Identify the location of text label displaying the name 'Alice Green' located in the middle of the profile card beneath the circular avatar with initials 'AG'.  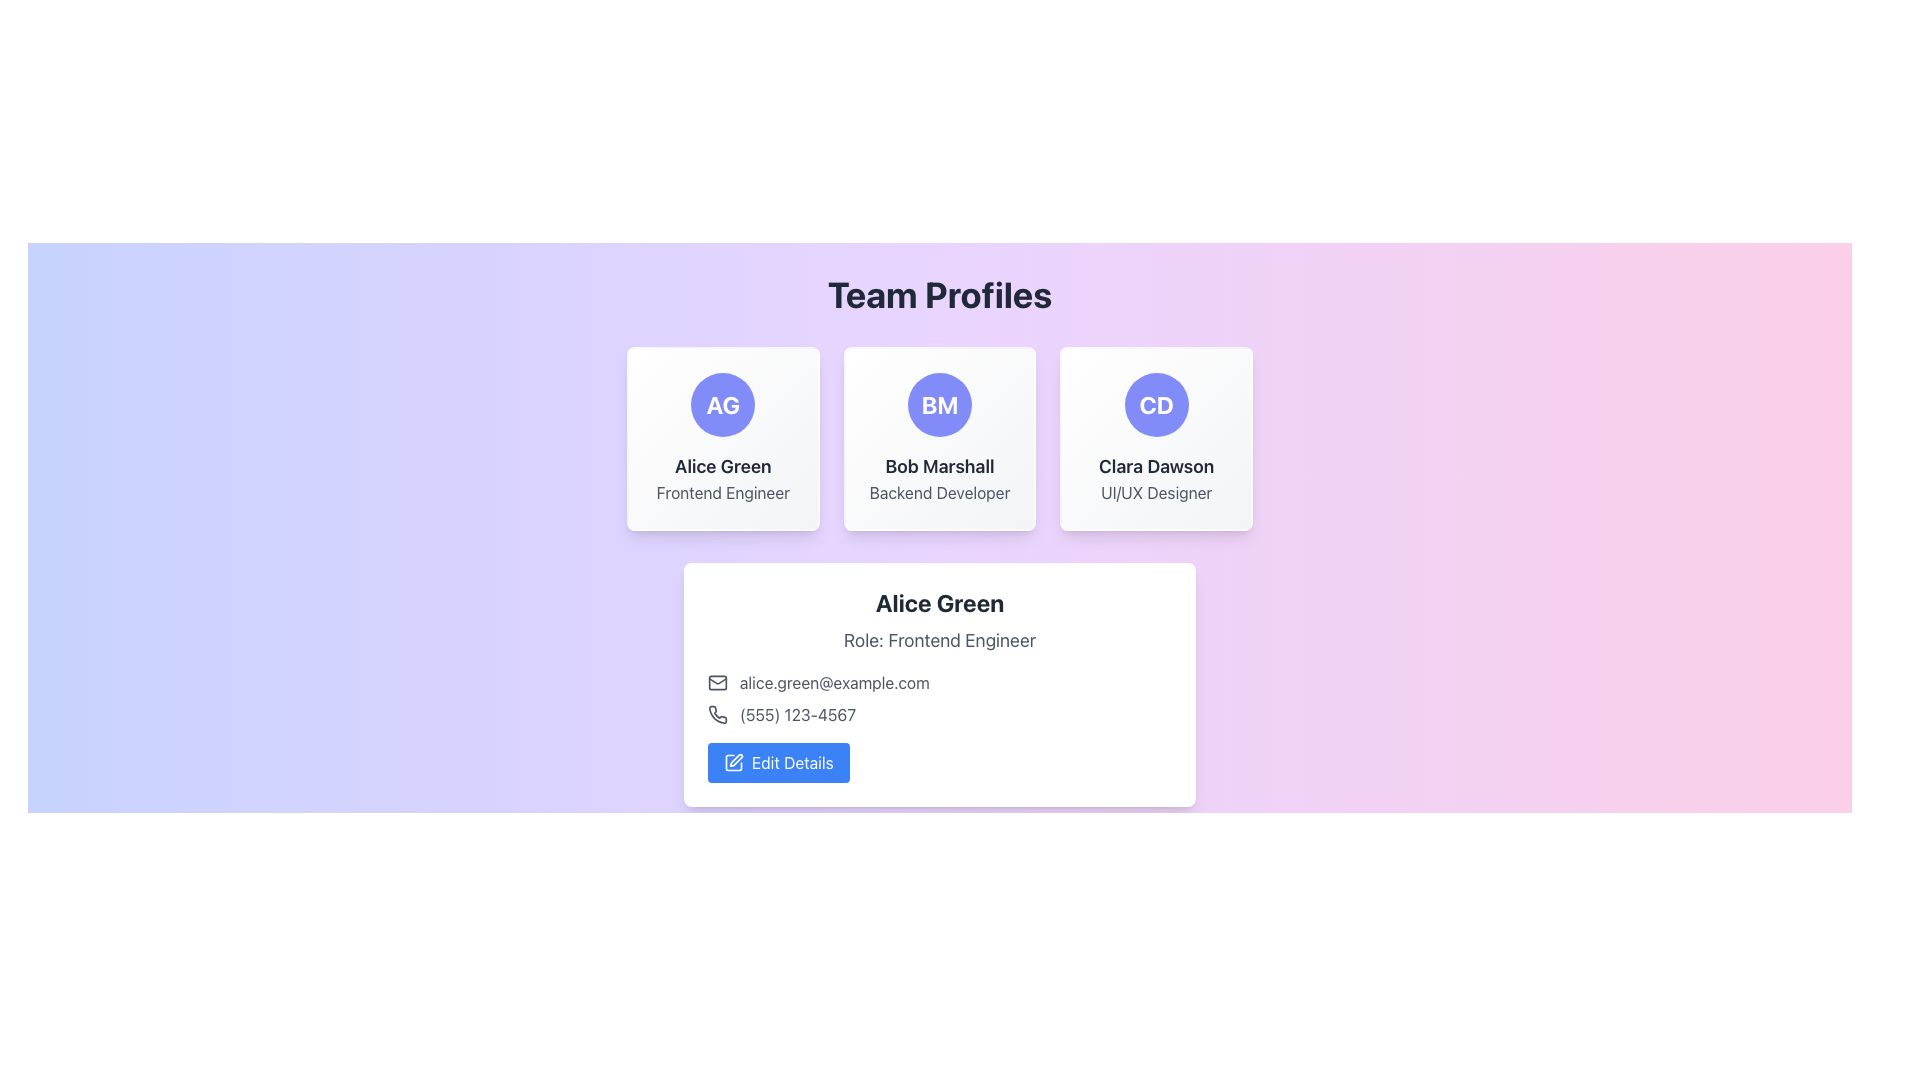
(722, 466).